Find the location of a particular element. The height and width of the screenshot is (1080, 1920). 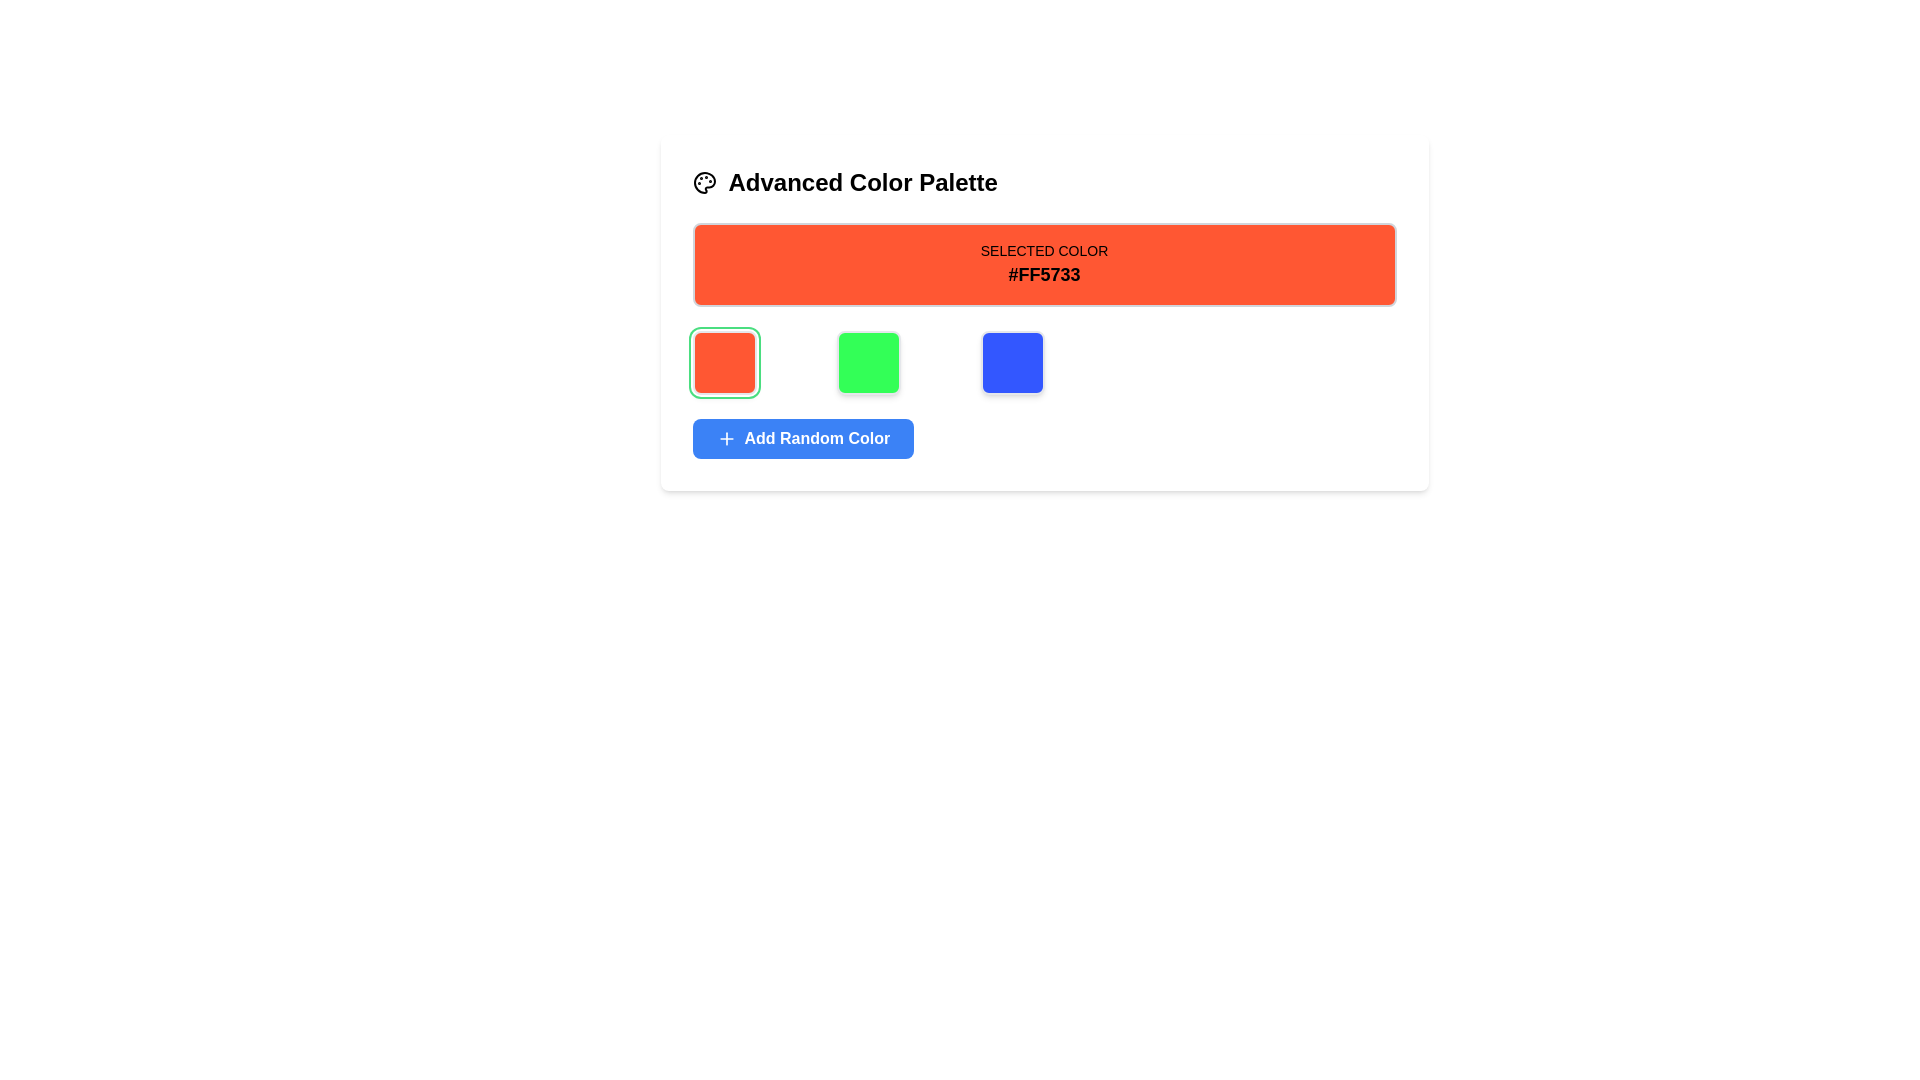

the plus sign icon located within the blue and white button labeled 'Add Random Color' is located at coordinates (725, 438).